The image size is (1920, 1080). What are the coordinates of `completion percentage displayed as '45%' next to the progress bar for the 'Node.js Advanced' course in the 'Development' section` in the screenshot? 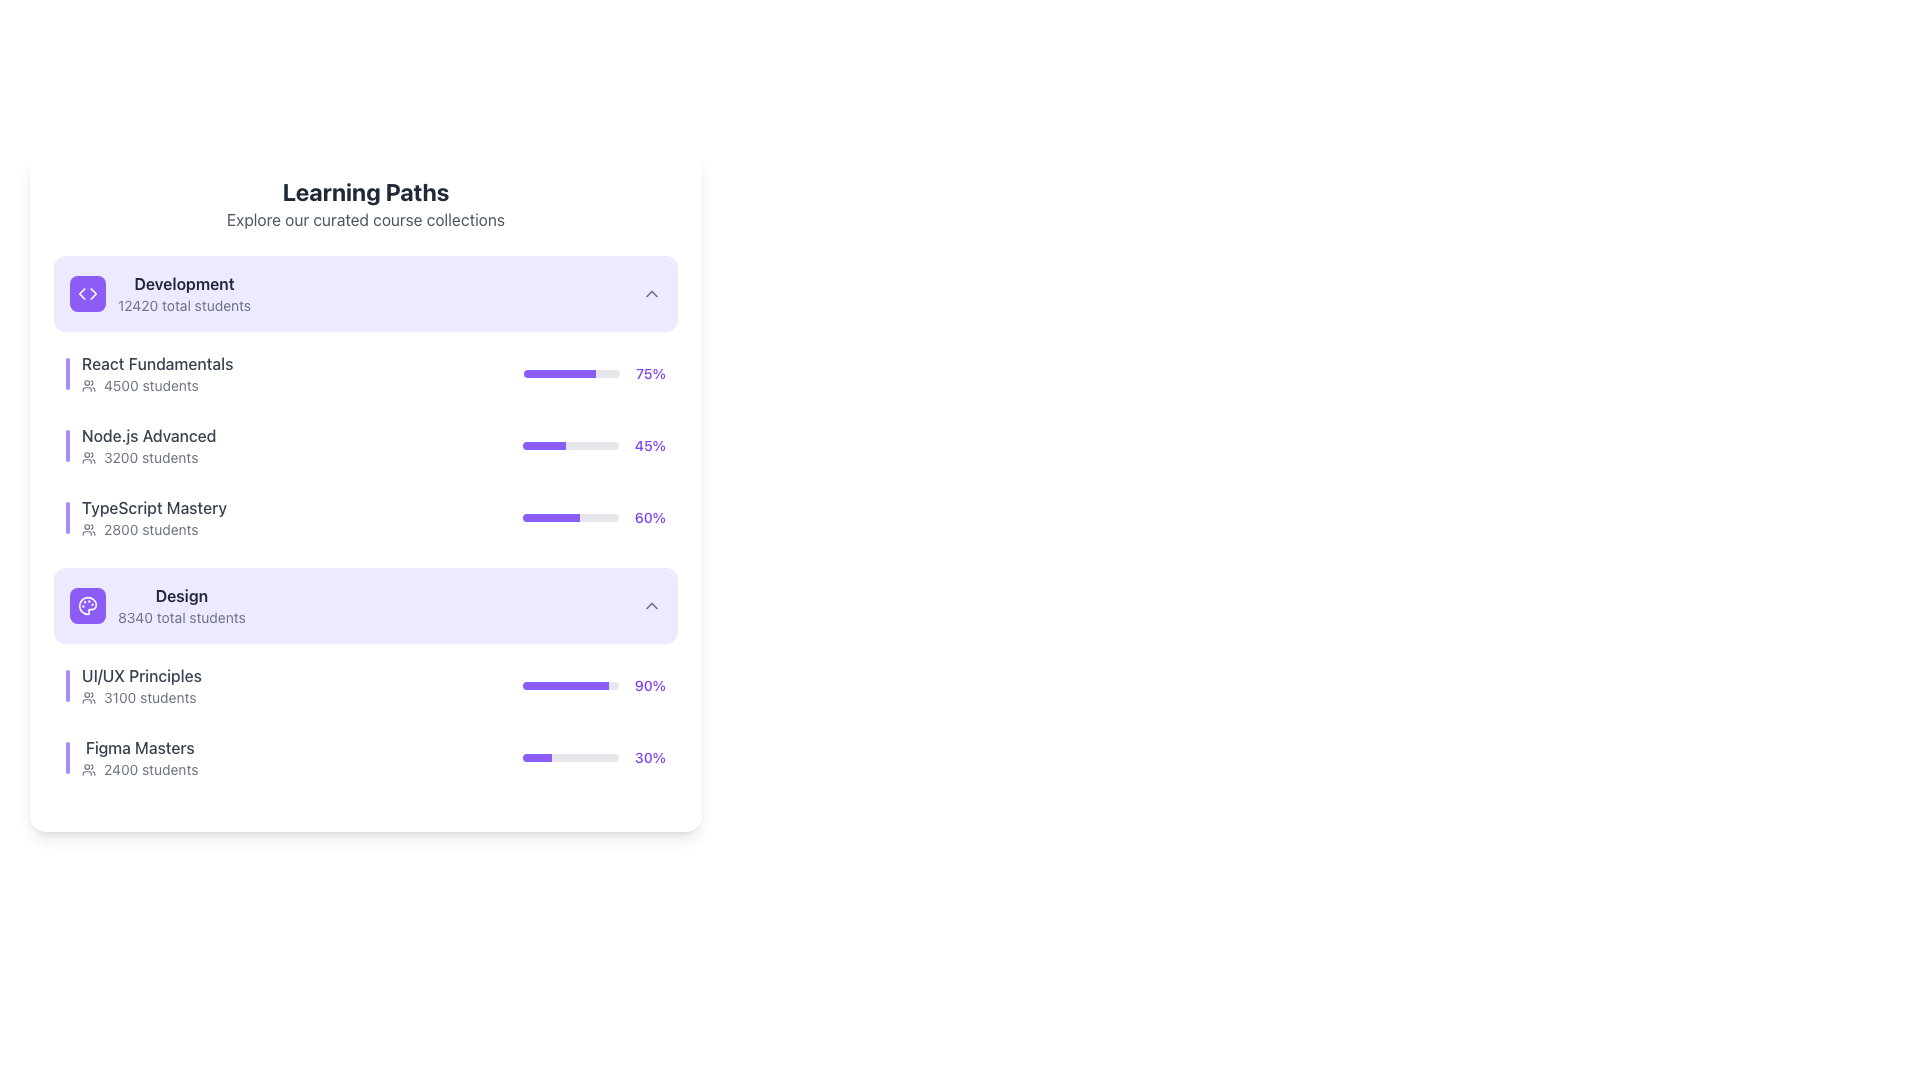 It's located at (650, 445).